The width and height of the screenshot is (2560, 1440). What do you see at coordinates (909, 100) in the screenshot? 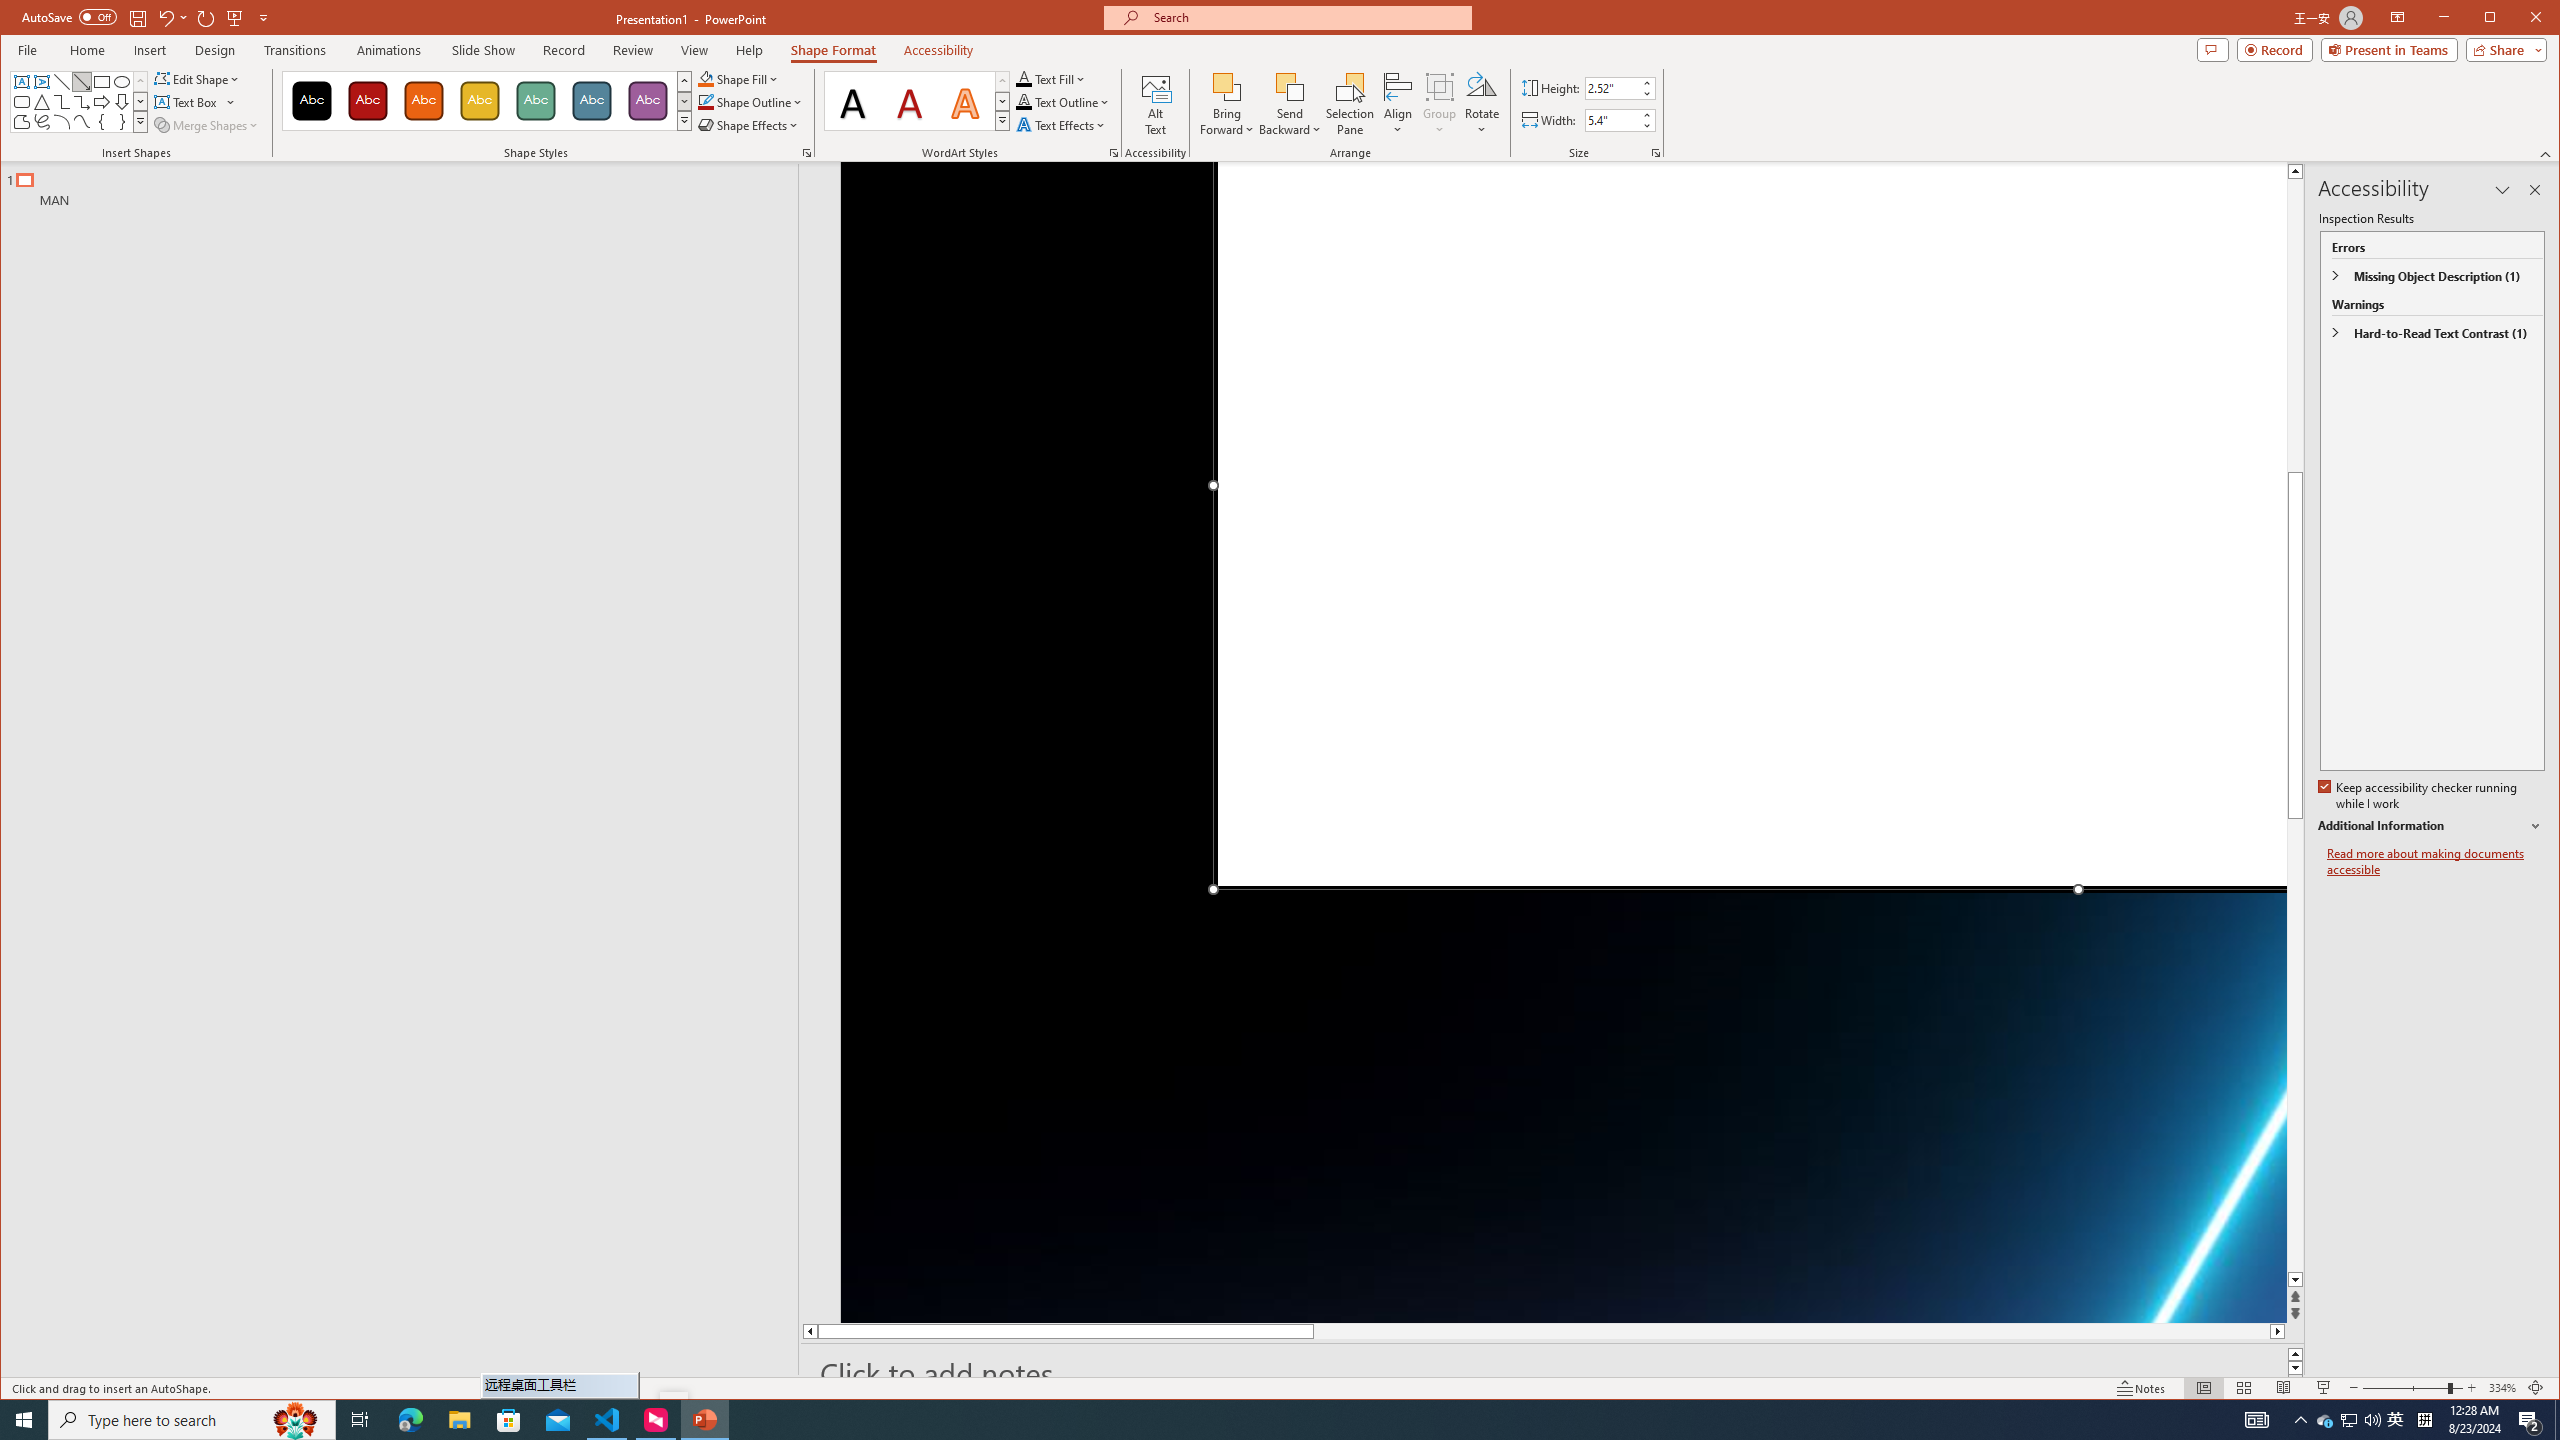
I see `'Fill: Dark Red, Accent color 1; Shadow'` at bounding box center [909, 100].